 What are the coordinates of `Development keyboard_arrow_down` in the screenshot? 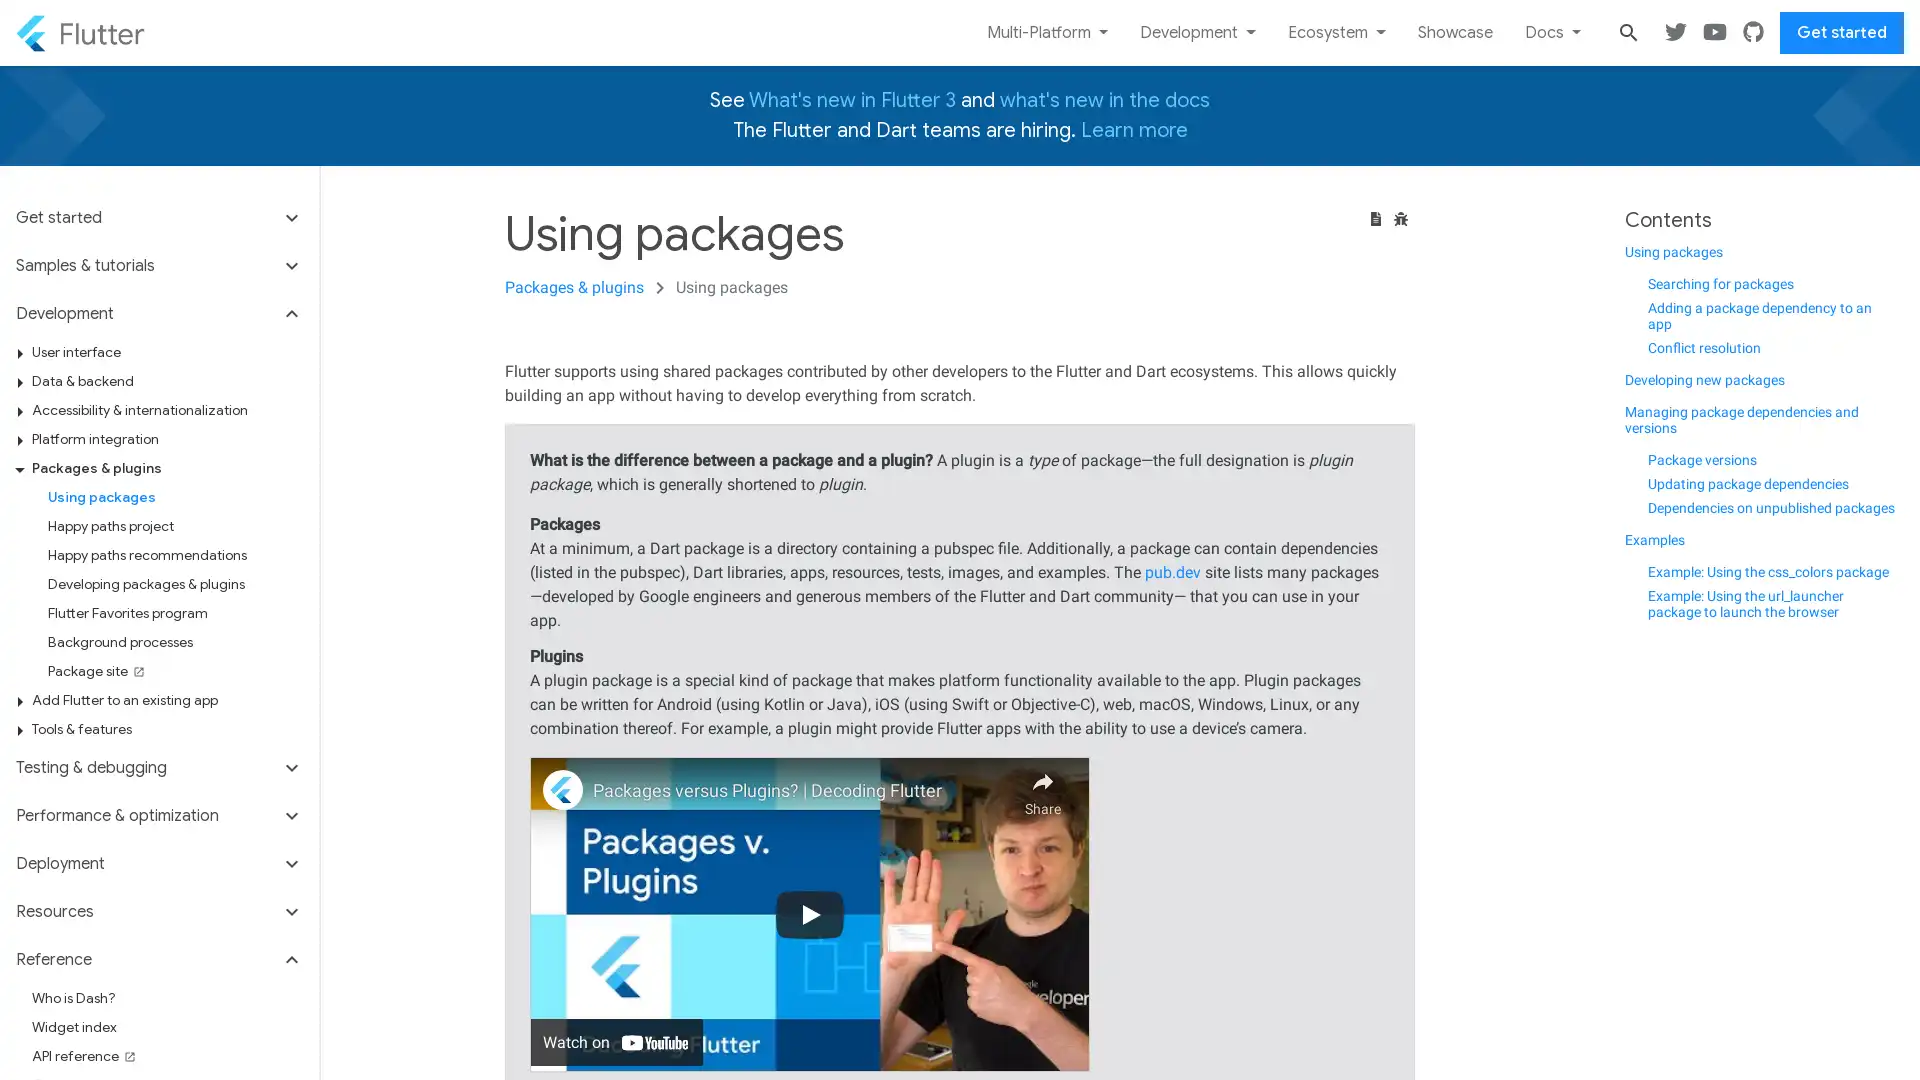 It's located at (158, 313).